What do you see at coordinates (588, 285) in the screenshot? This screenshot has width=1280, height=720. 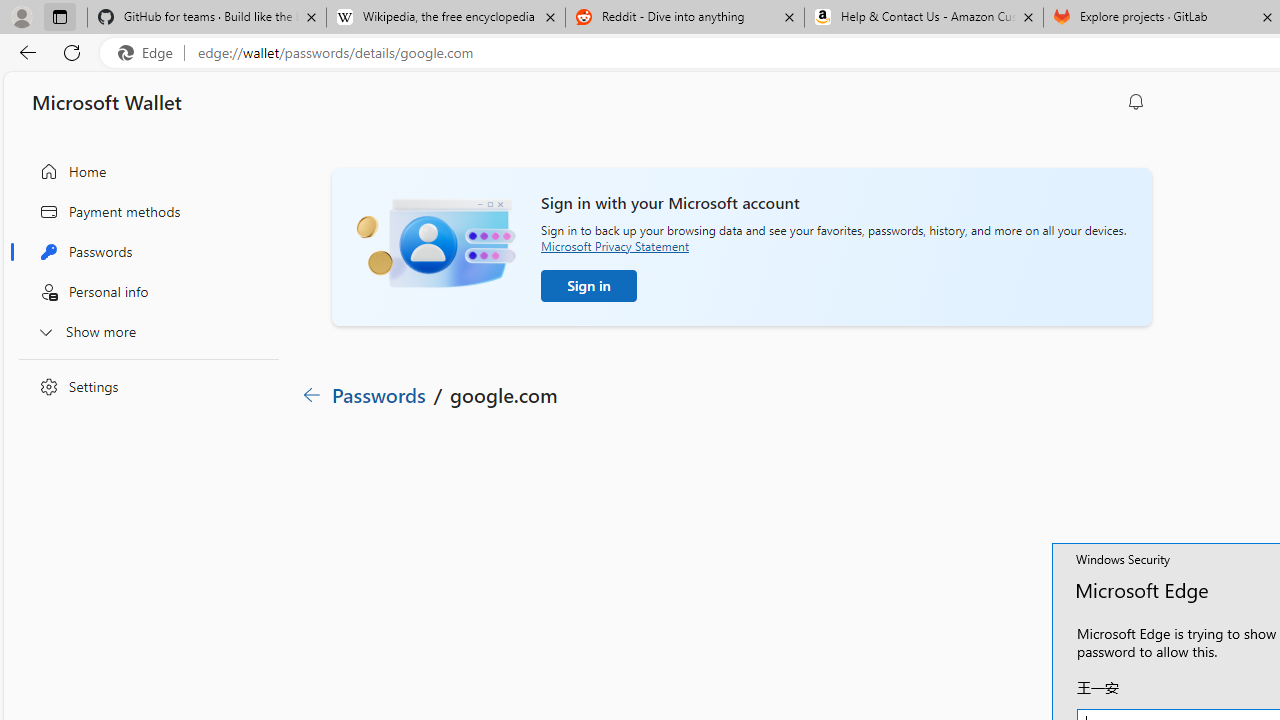 I see `'Sign in'` at bounding box center [588, 285].